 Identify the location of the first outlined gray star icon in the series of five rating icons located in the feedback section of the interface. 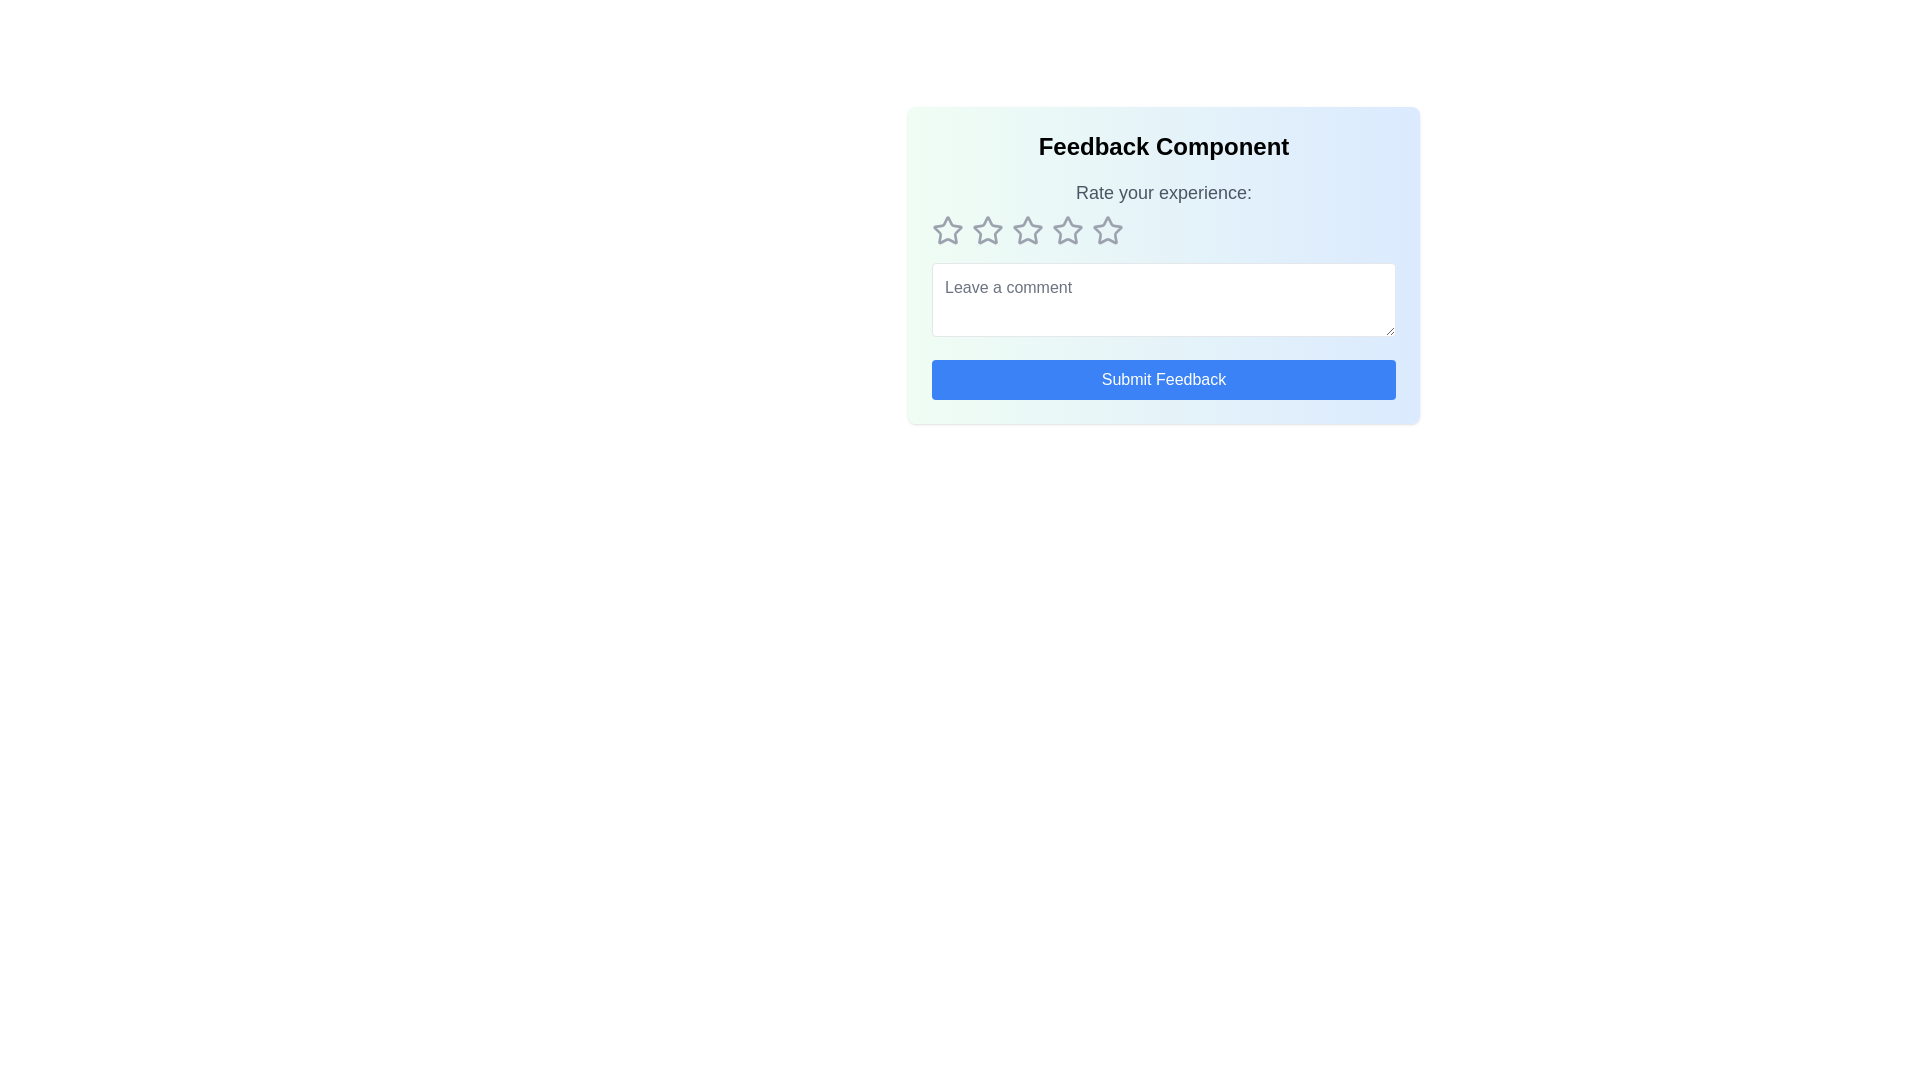
(947, 229).